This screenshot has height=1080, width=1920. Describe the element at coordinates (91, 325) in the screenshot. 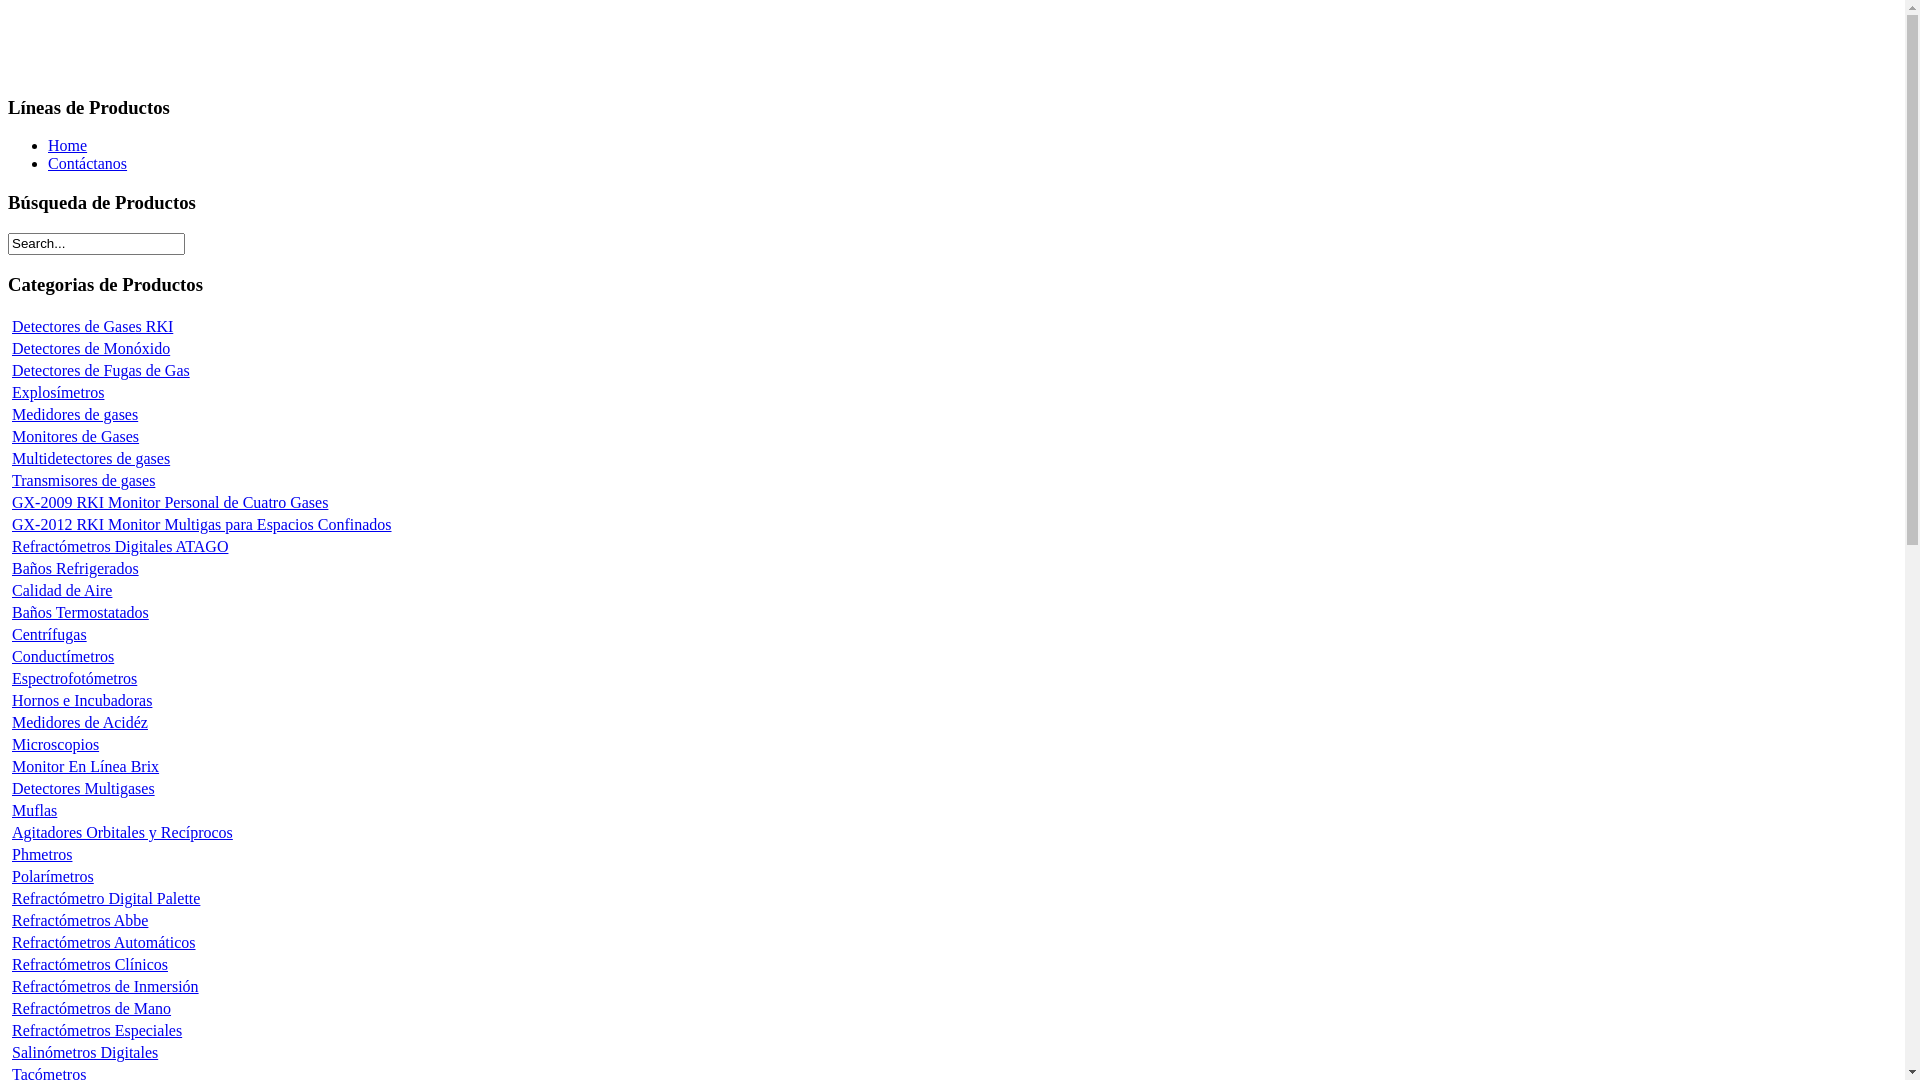

I see `'Detectores de Gases RKI'` at that location.